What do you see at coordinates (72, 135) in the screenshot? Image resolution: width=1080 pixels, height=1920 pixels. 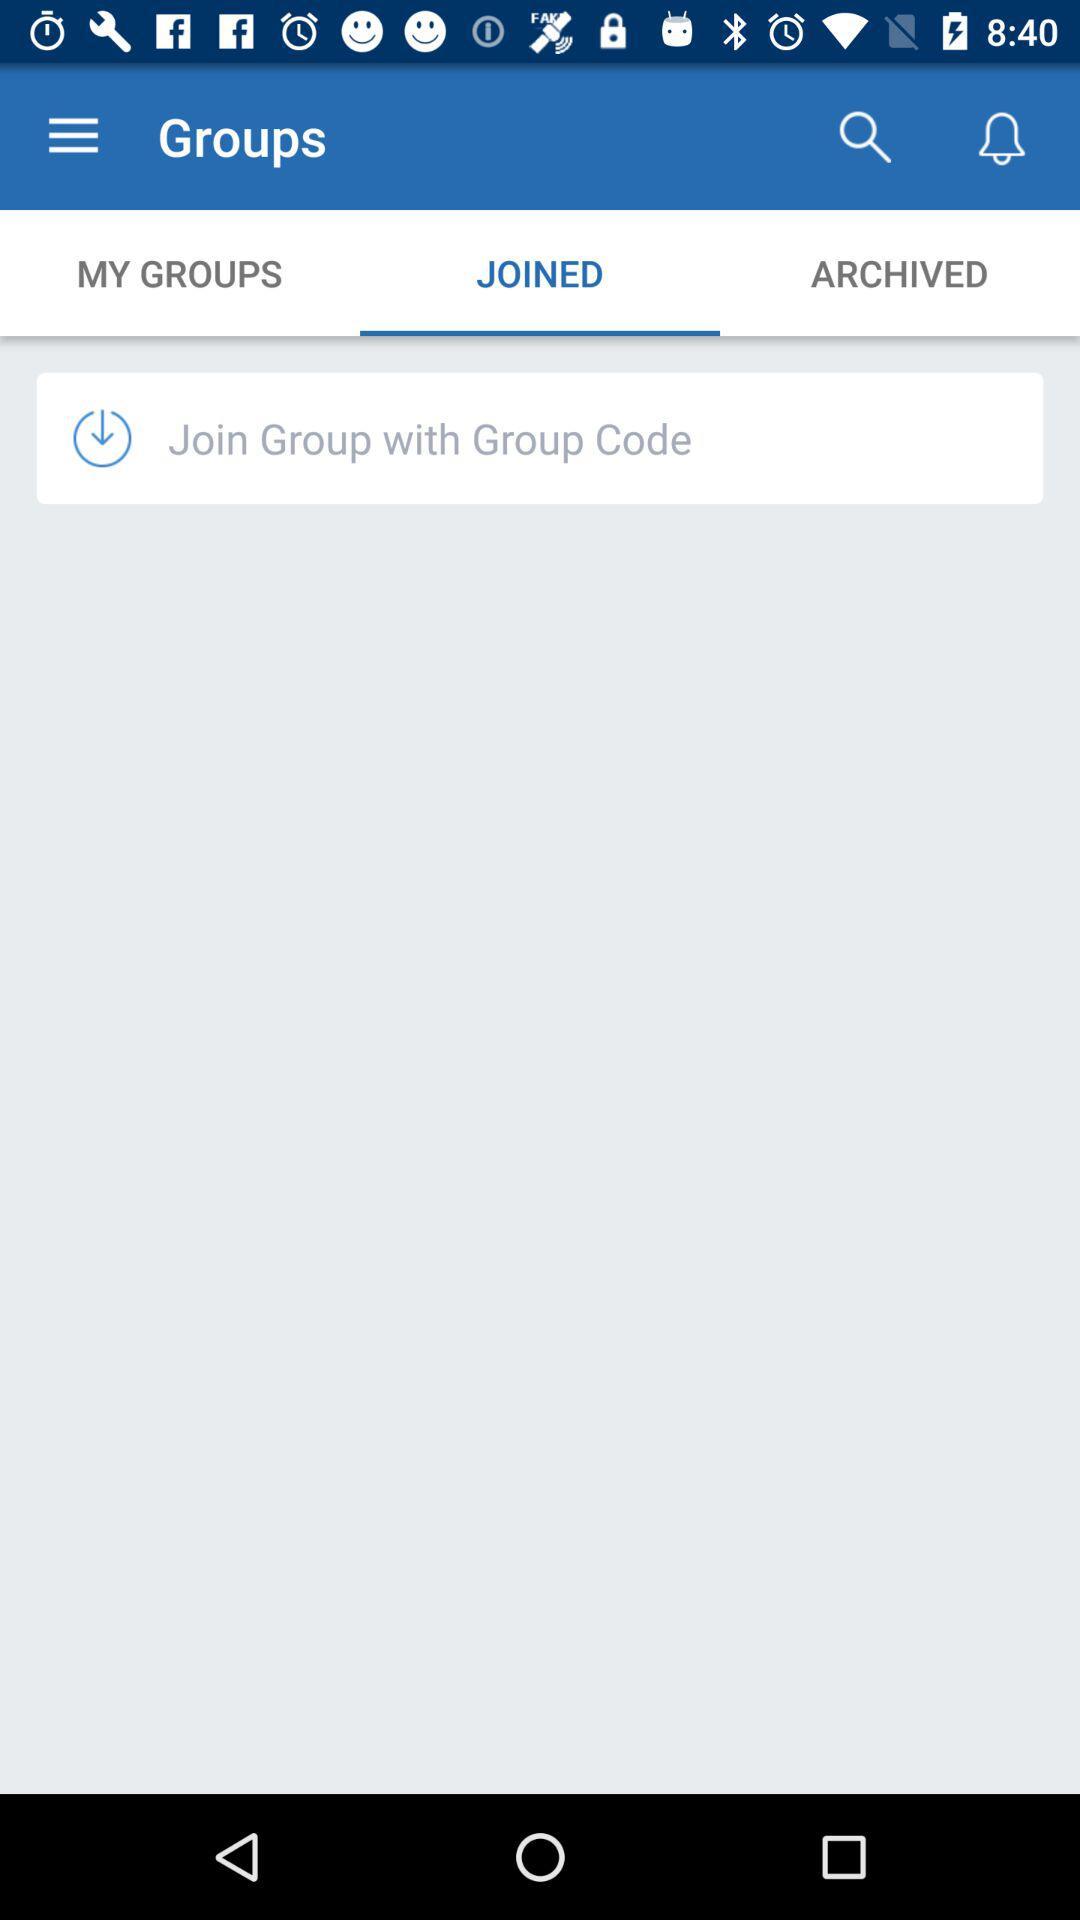 I see `the item to the left of groups` at bounding box center [72, 135].